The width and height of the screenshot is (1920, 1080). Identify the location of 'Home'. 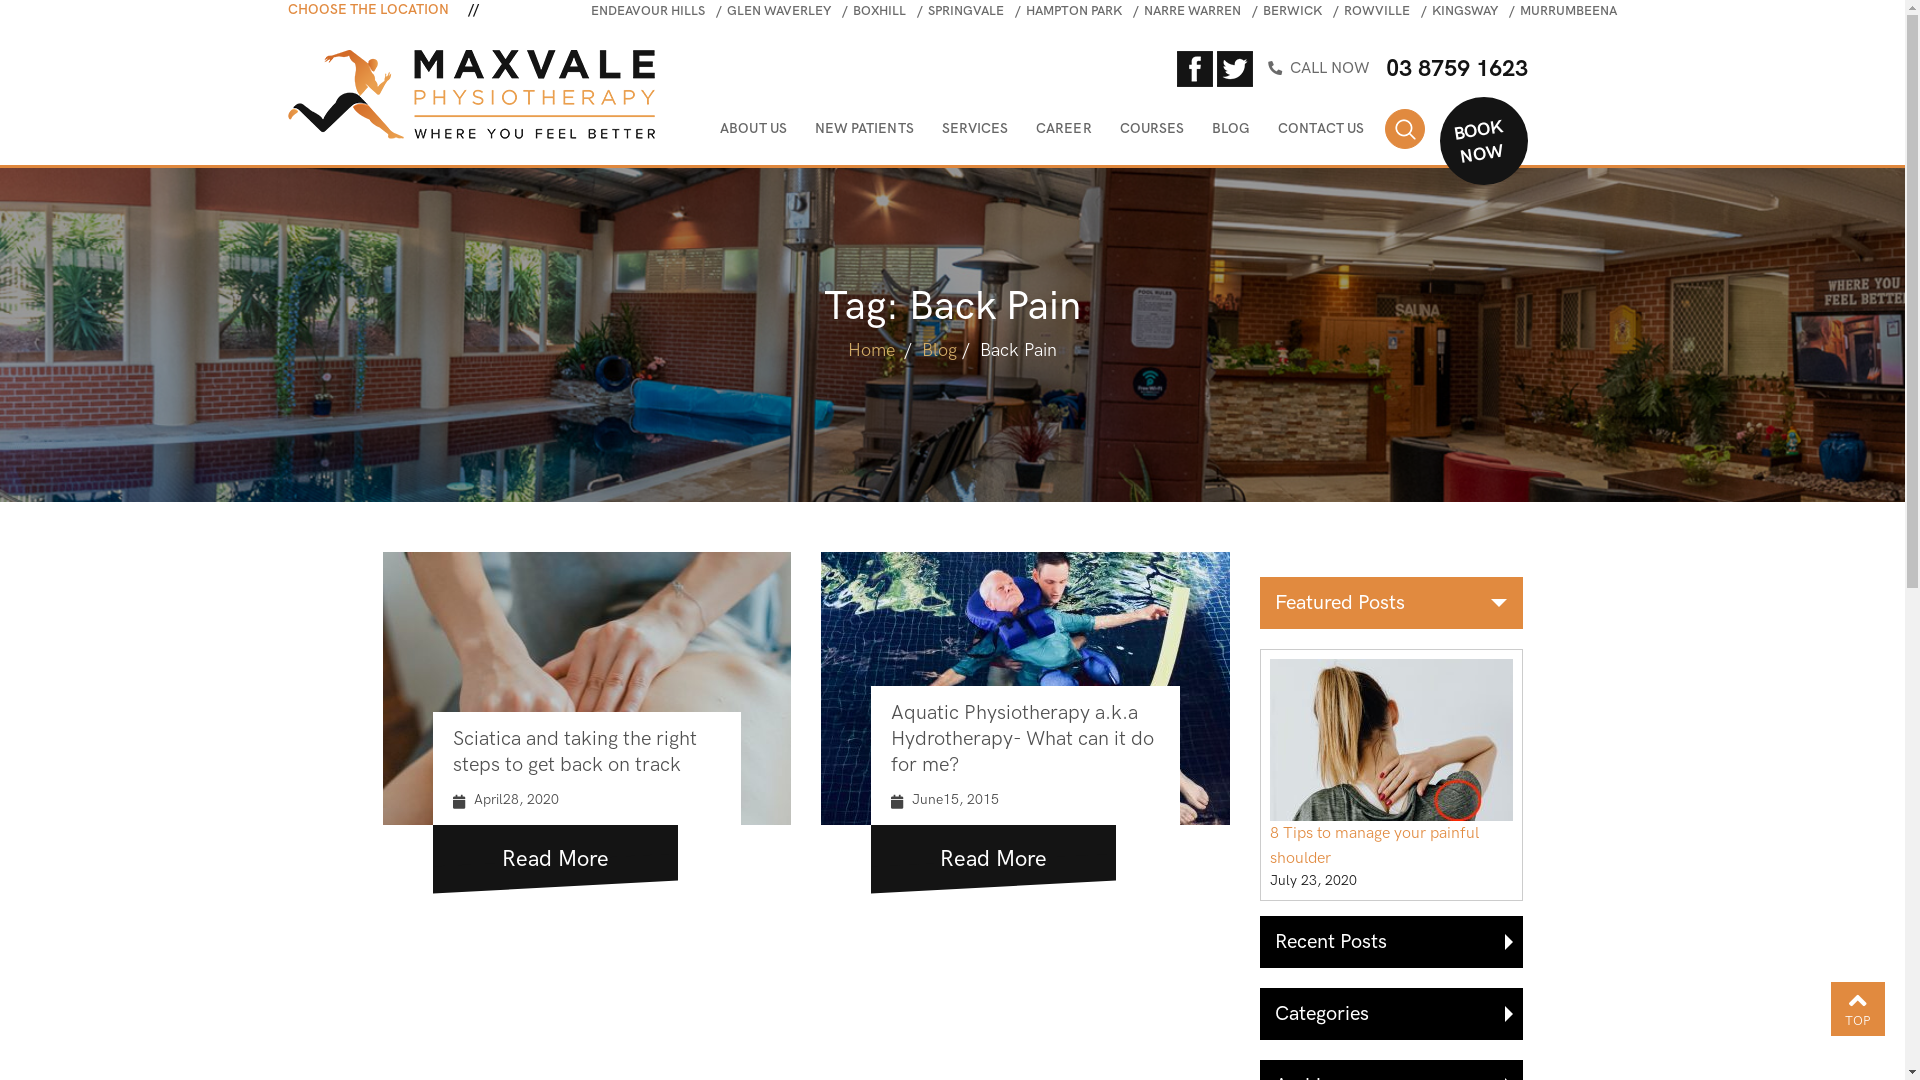
(871, 349).